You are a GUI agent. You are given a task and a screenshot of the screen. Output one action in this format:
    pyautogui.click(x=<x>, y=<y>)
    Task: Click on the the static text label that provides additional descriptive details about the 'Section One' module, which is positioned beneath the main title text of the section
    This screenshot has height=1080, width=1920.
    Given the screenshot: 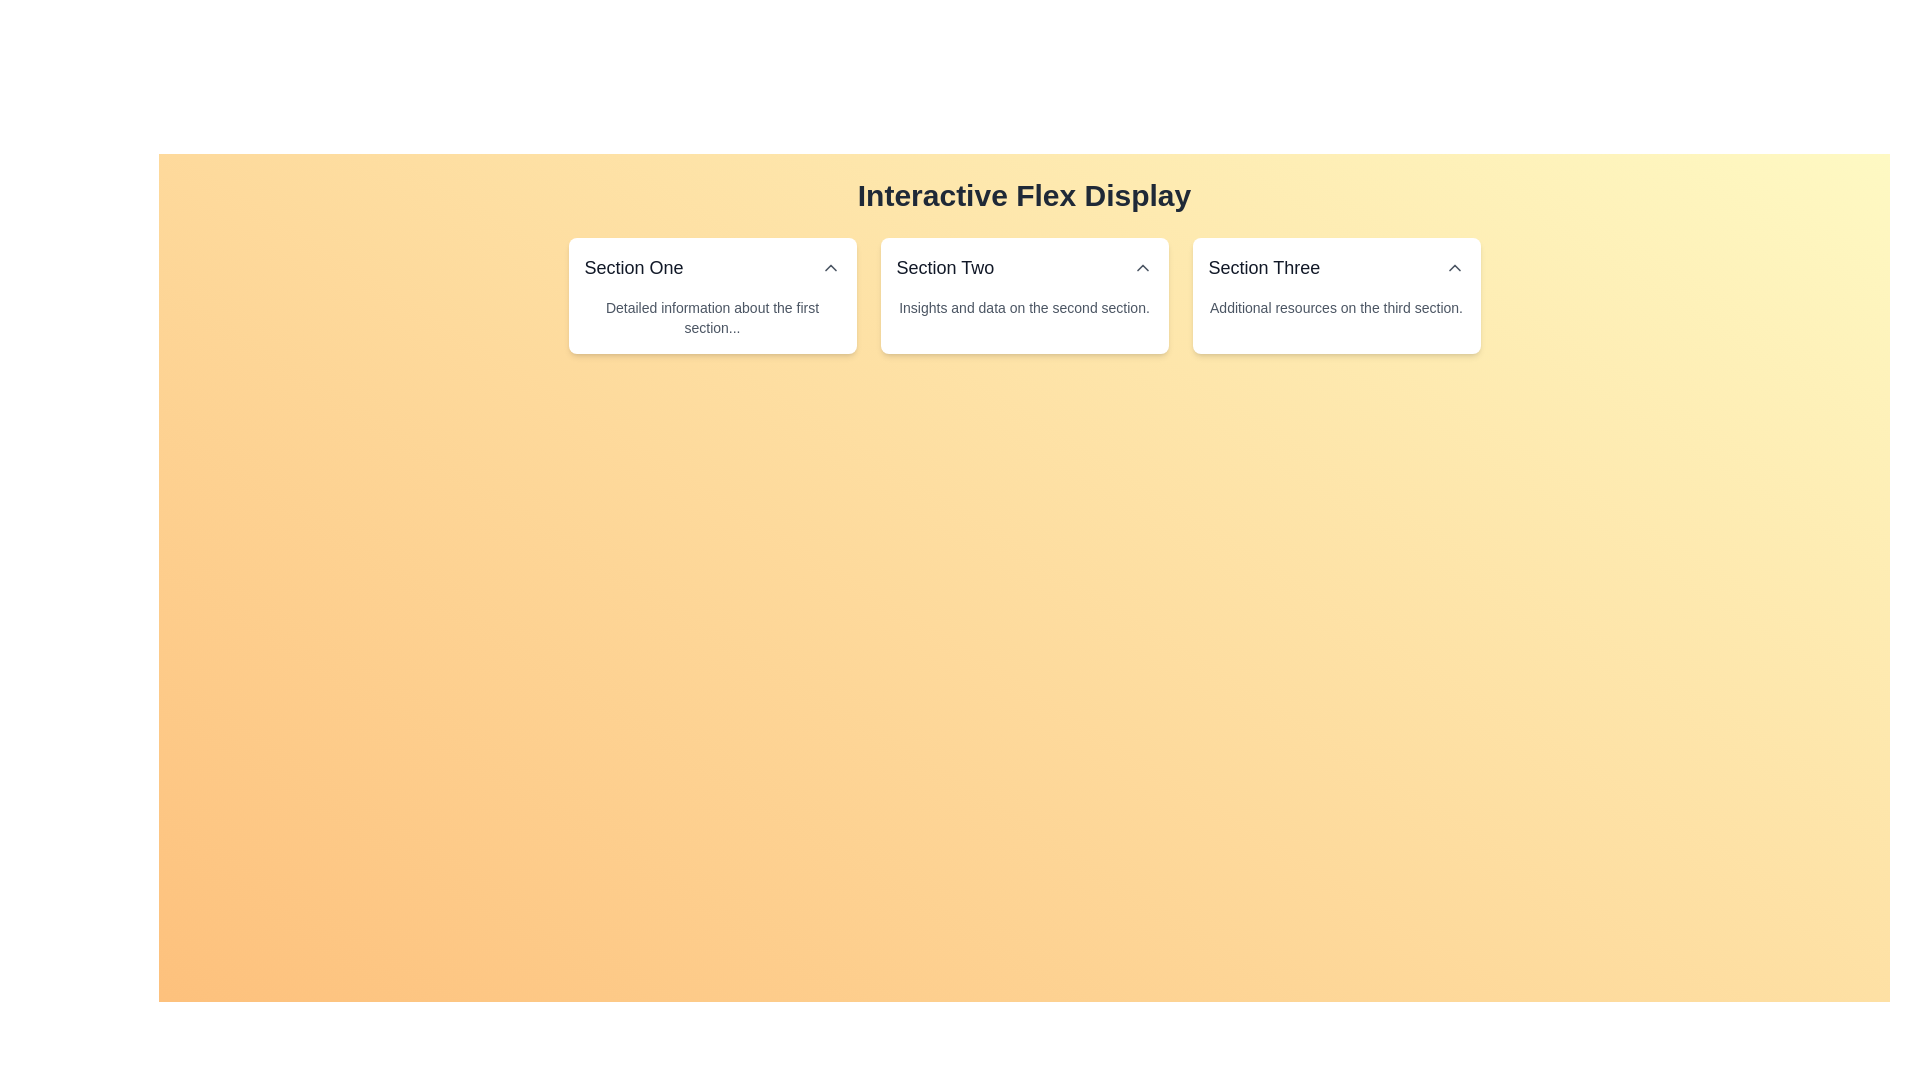 What is the action you would take?
    pyautogui.click(x=712, y=316)
    